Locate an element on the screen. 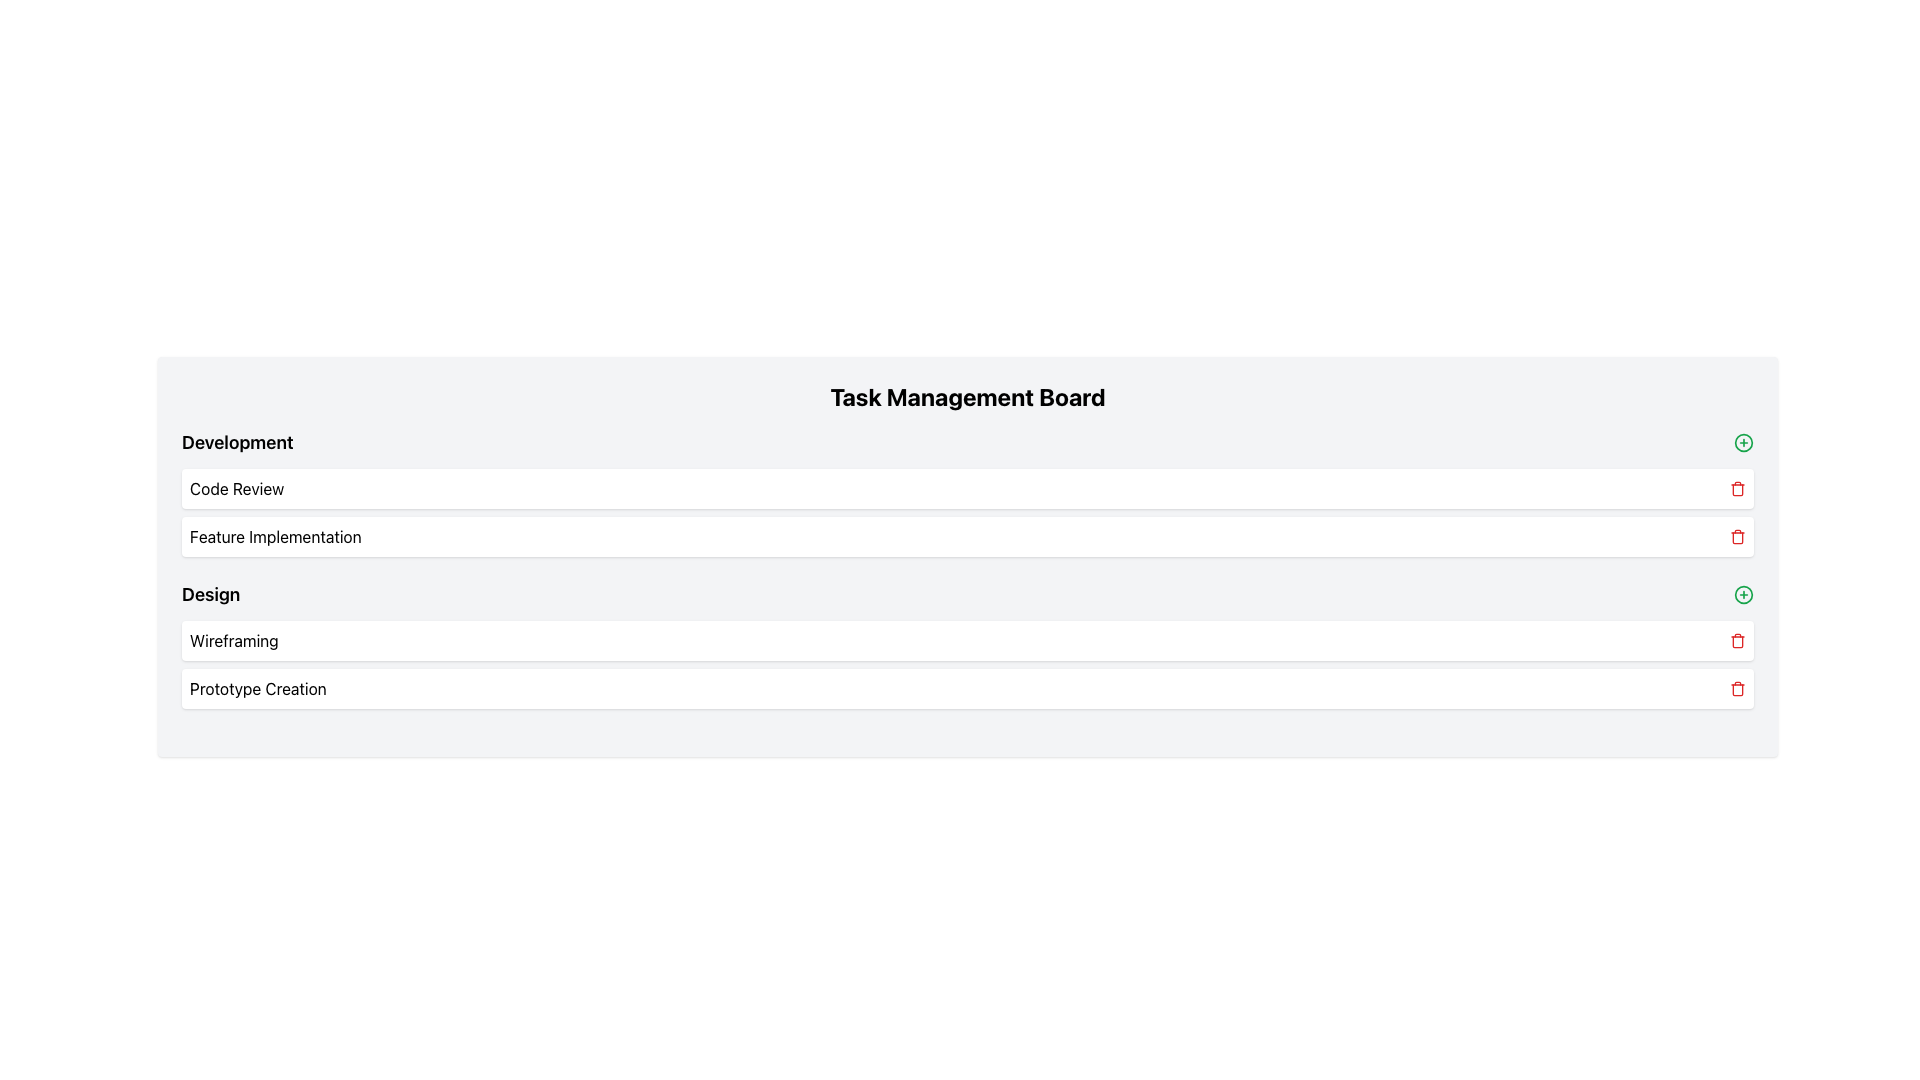  the trash can icon at the far right of the 'Feature Implementation' task is located at coordinates (1736, 535).